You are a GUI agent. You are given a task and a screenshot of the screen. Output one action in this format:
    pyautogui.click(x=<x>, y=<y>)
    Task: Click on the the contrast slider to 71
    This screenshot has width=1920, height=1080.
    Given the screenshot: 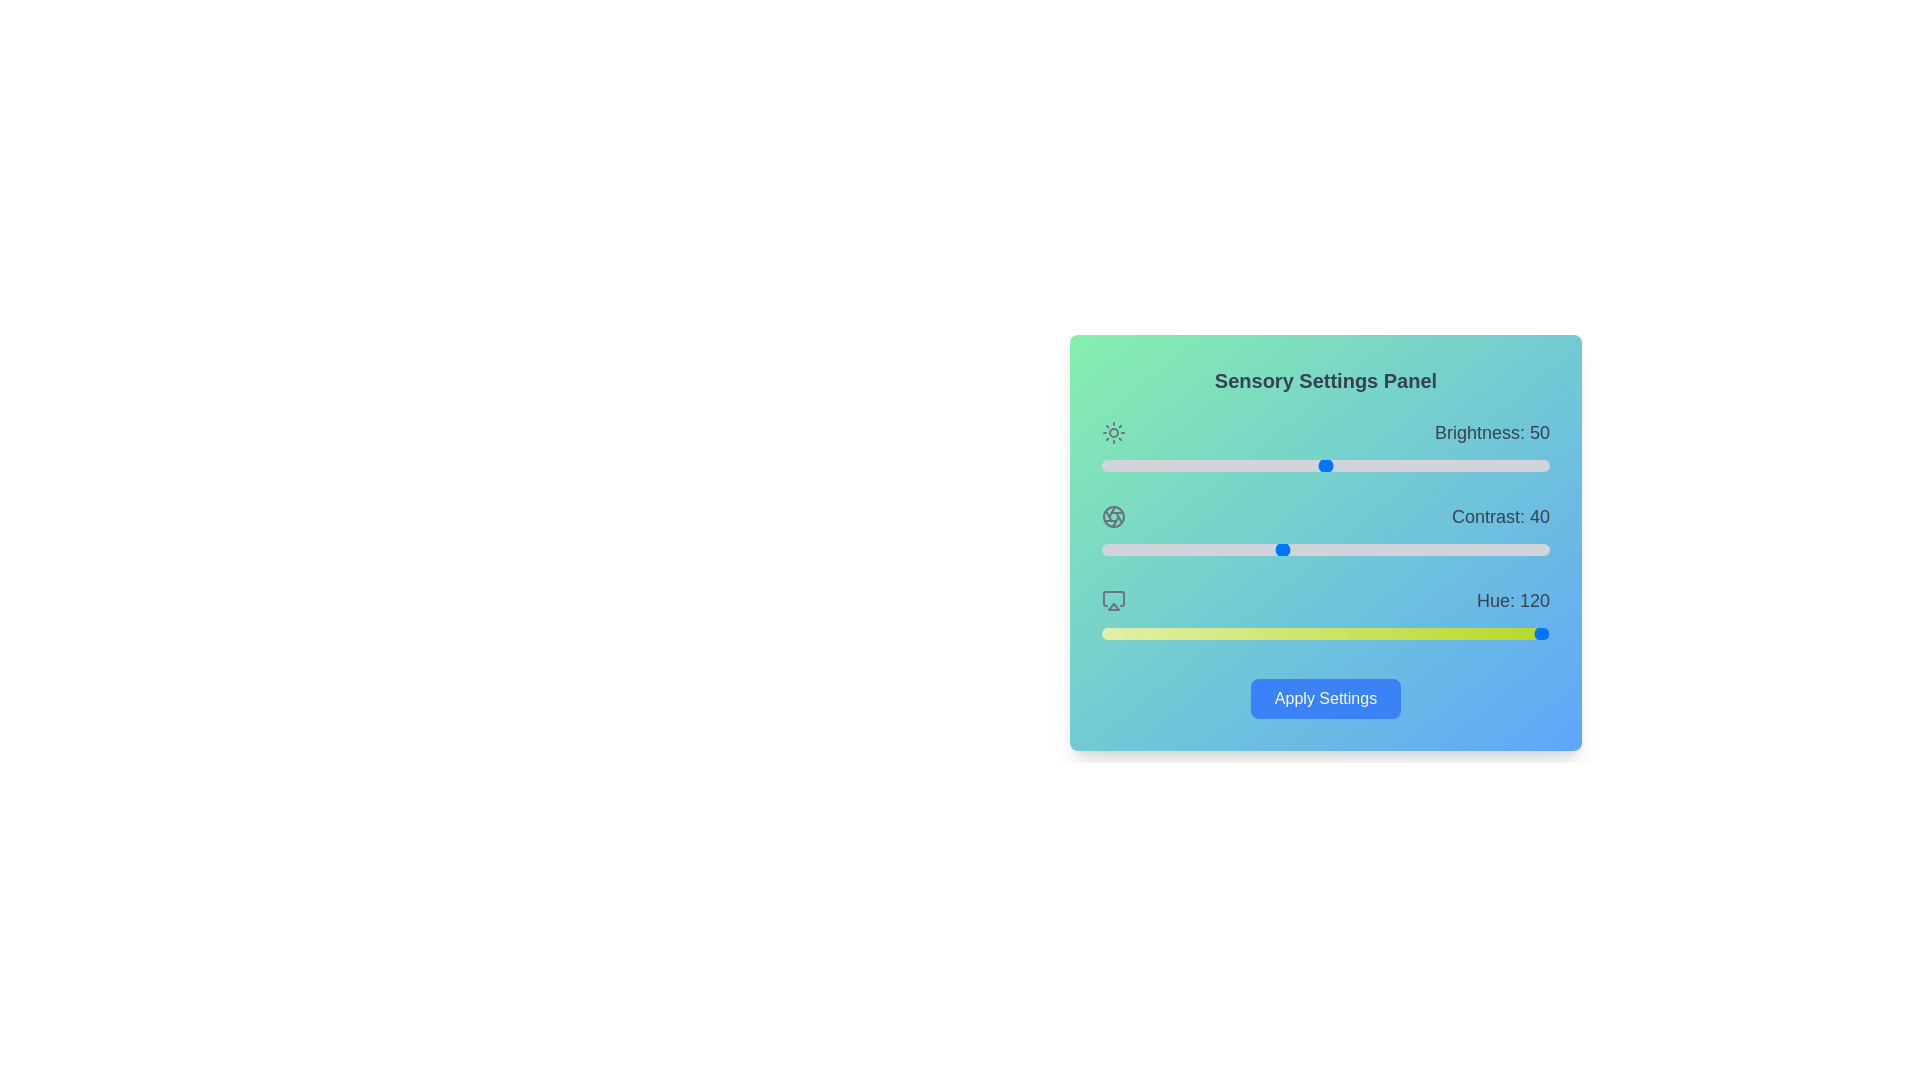 What is the action you would take?
    pyautogui.click(x=1419, y=550)
    